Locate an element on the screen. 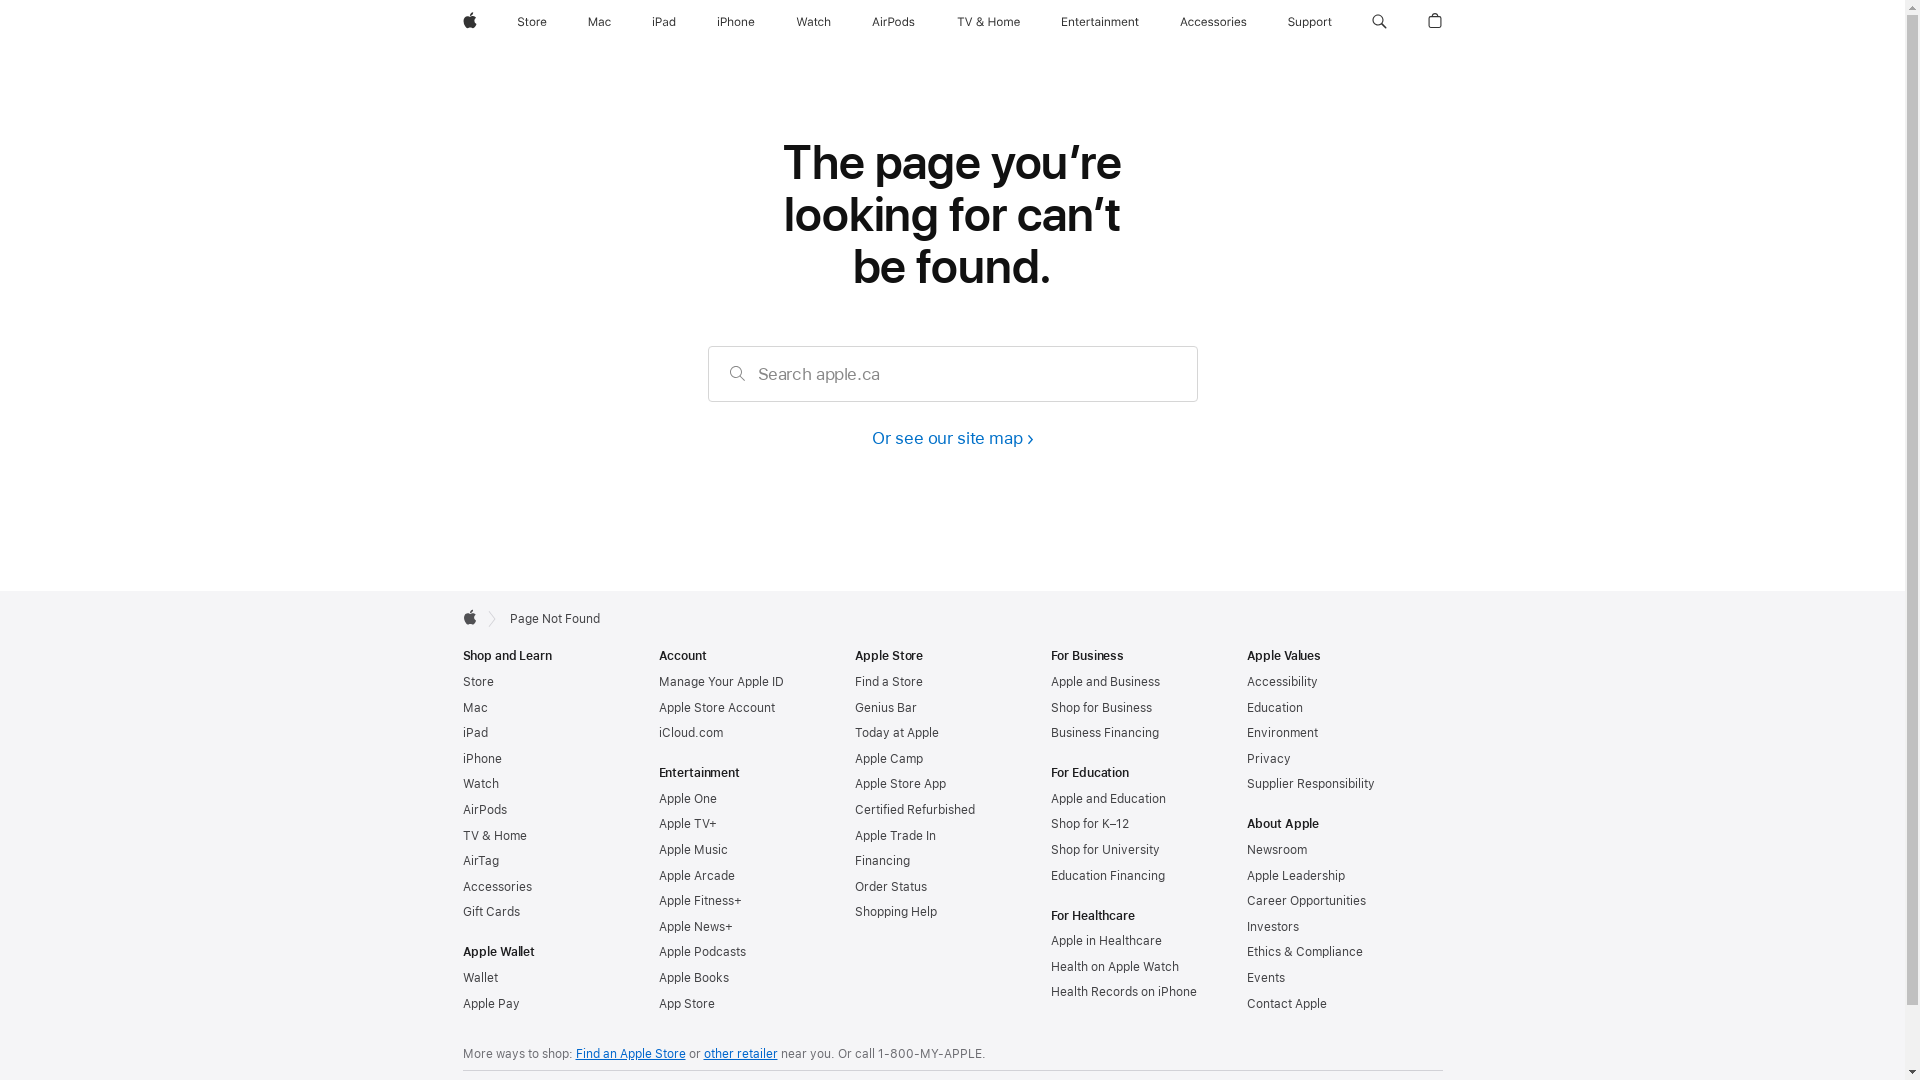 The width and height of the screenshot is (1920, 1080). 'Investors' is located at coordinates (1271, 926).